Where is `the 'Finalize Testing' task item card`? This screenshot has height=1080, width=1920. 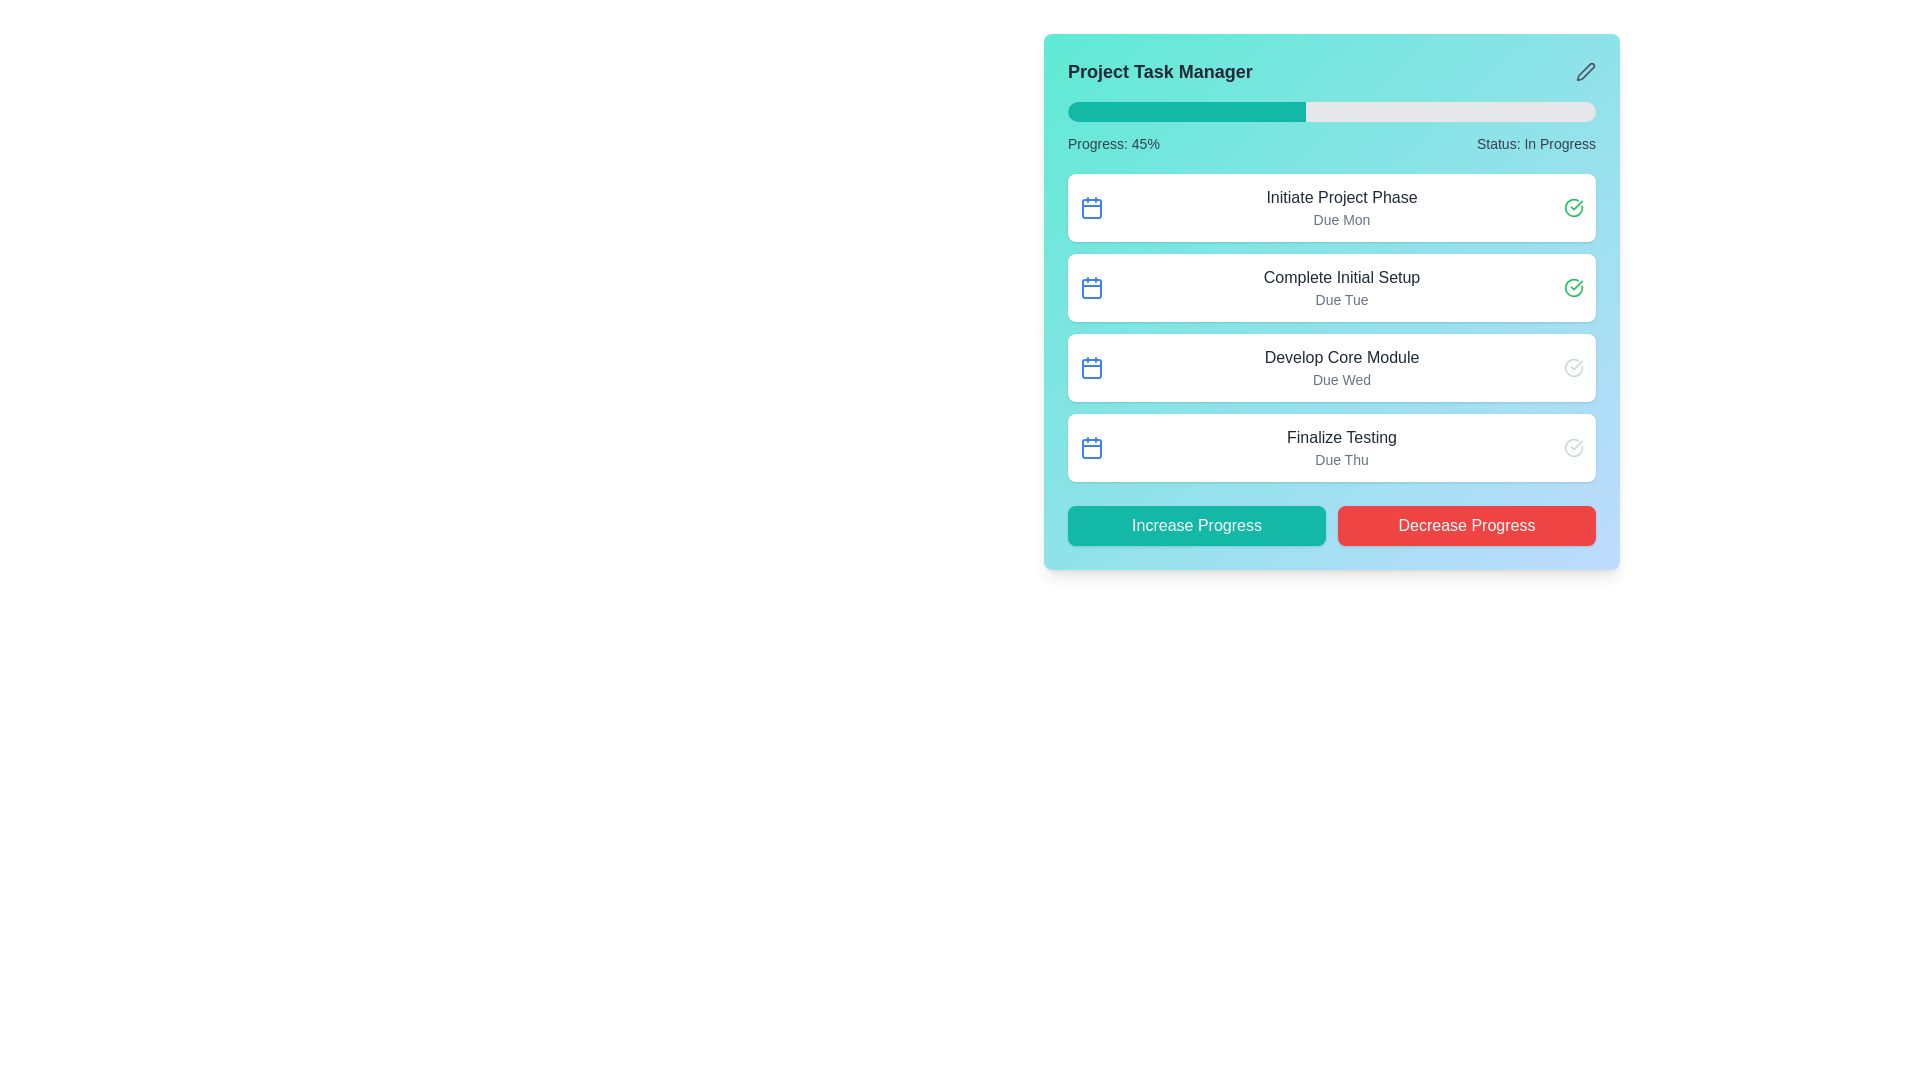
the 'Finalize Testing' task item card is located at coordinates (1331, 446).